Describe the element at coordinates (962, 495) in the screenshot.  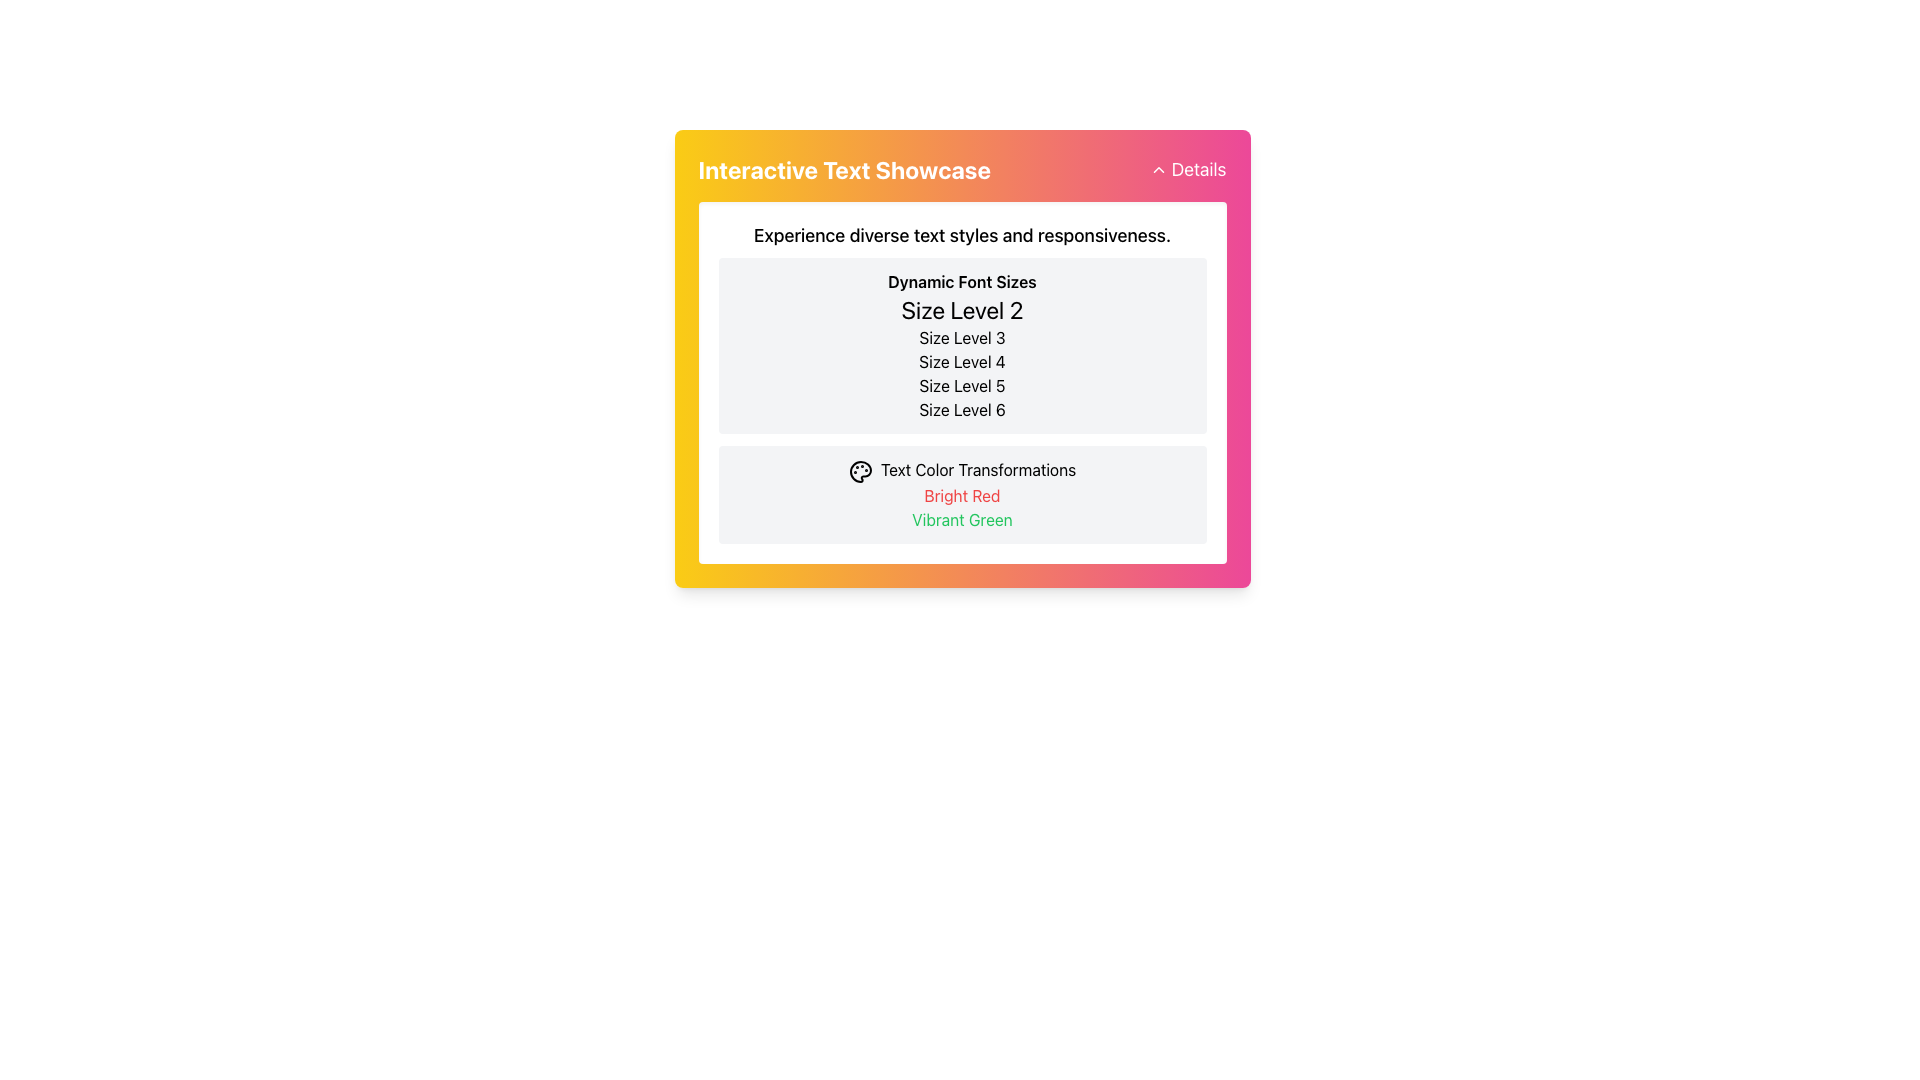
I see `the Text Label displaying 'Bright Red', which is styled with a red font color and located below the heading 'Text Color Transformations'` at that location.